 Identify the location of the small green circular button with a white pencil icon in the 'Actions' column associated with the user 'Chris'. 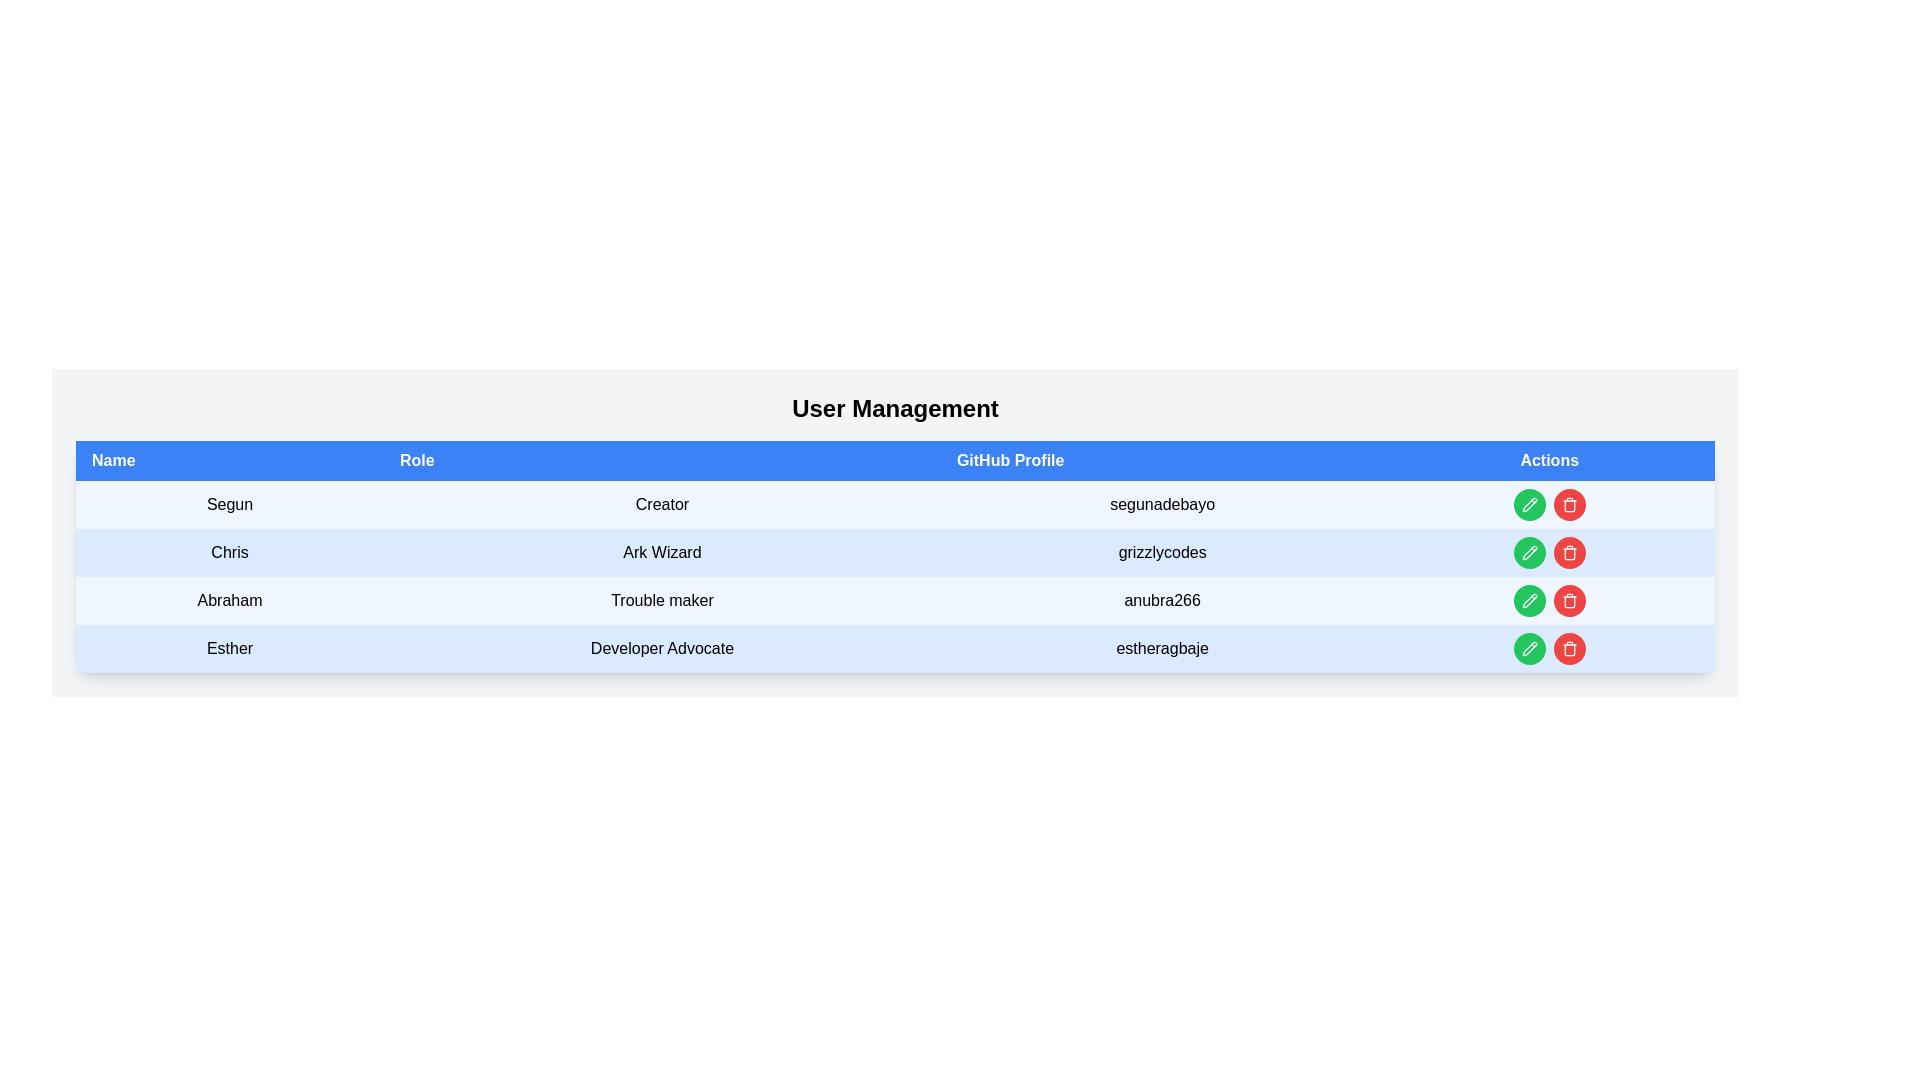
(1528, 552).